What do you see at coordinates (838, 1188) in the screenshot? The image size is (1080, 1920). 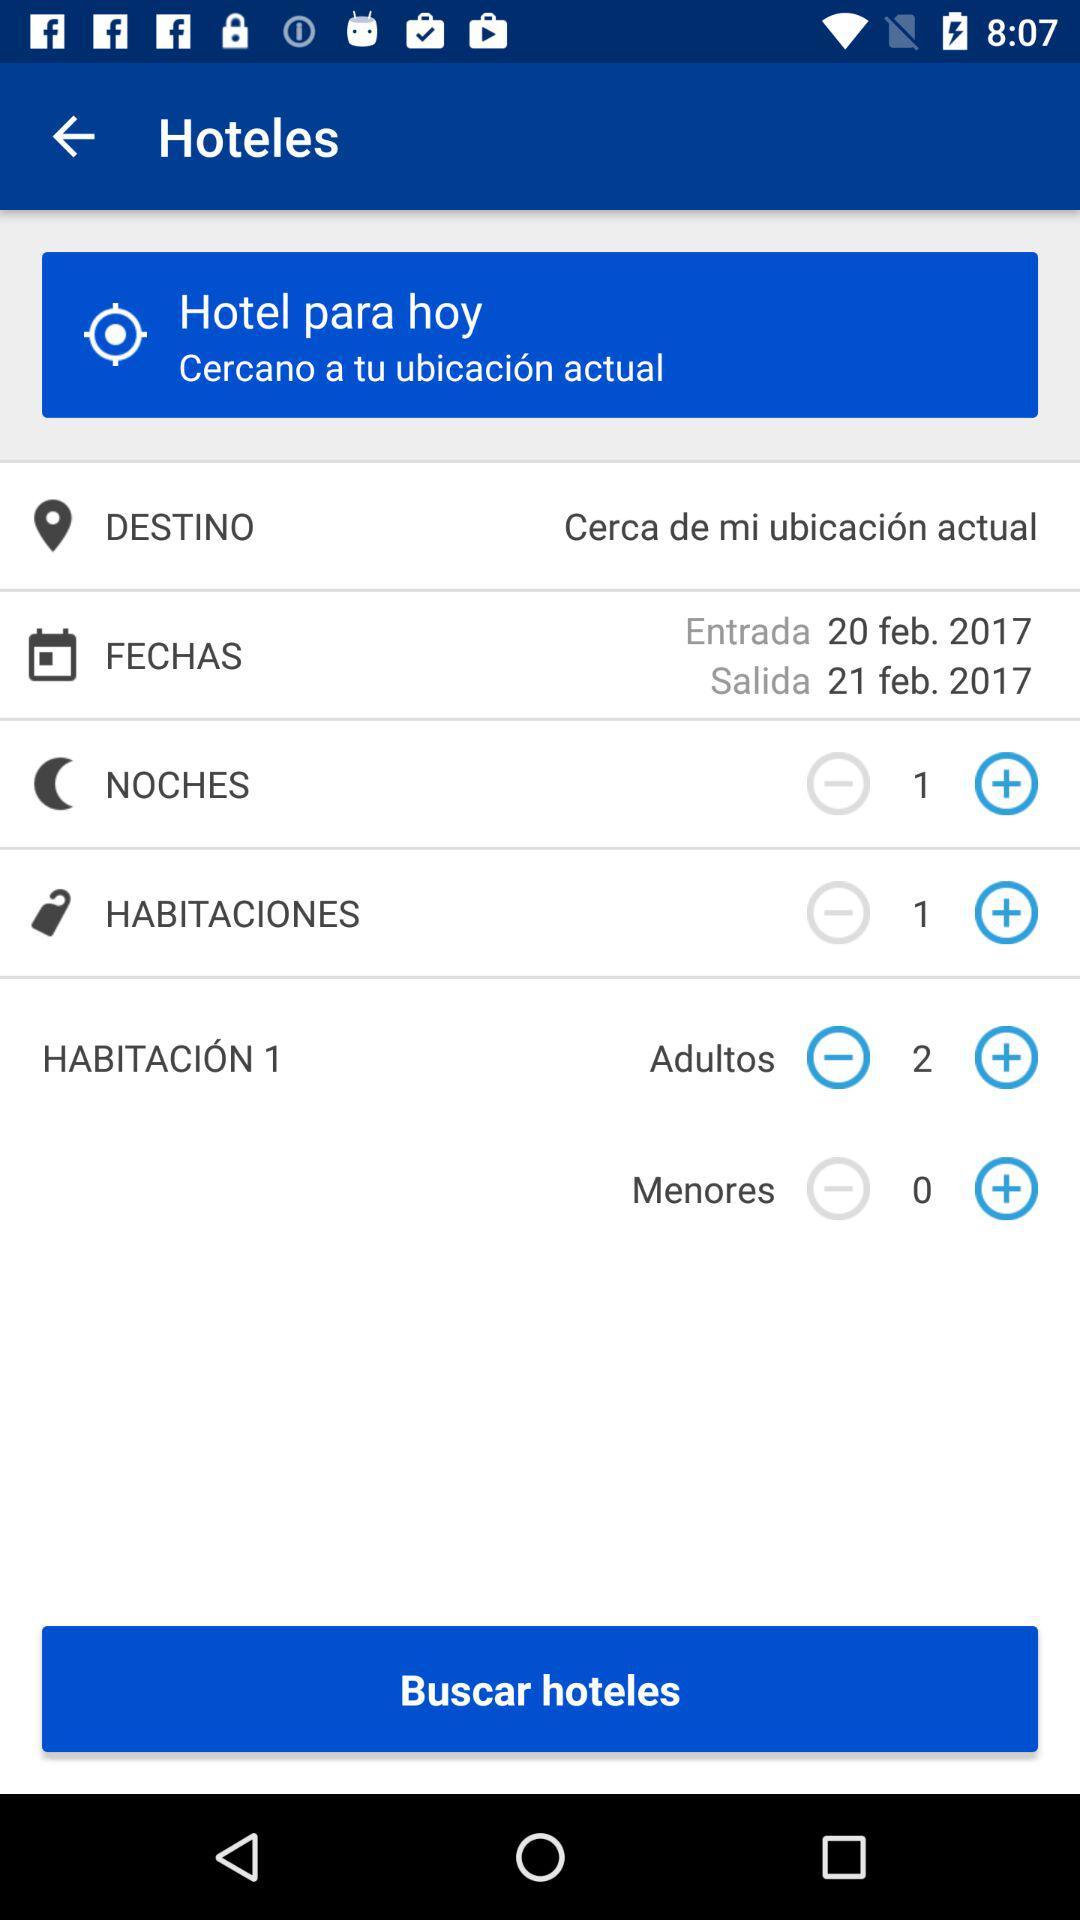 I see `the minus icon` at bounding box center [838, 1188].